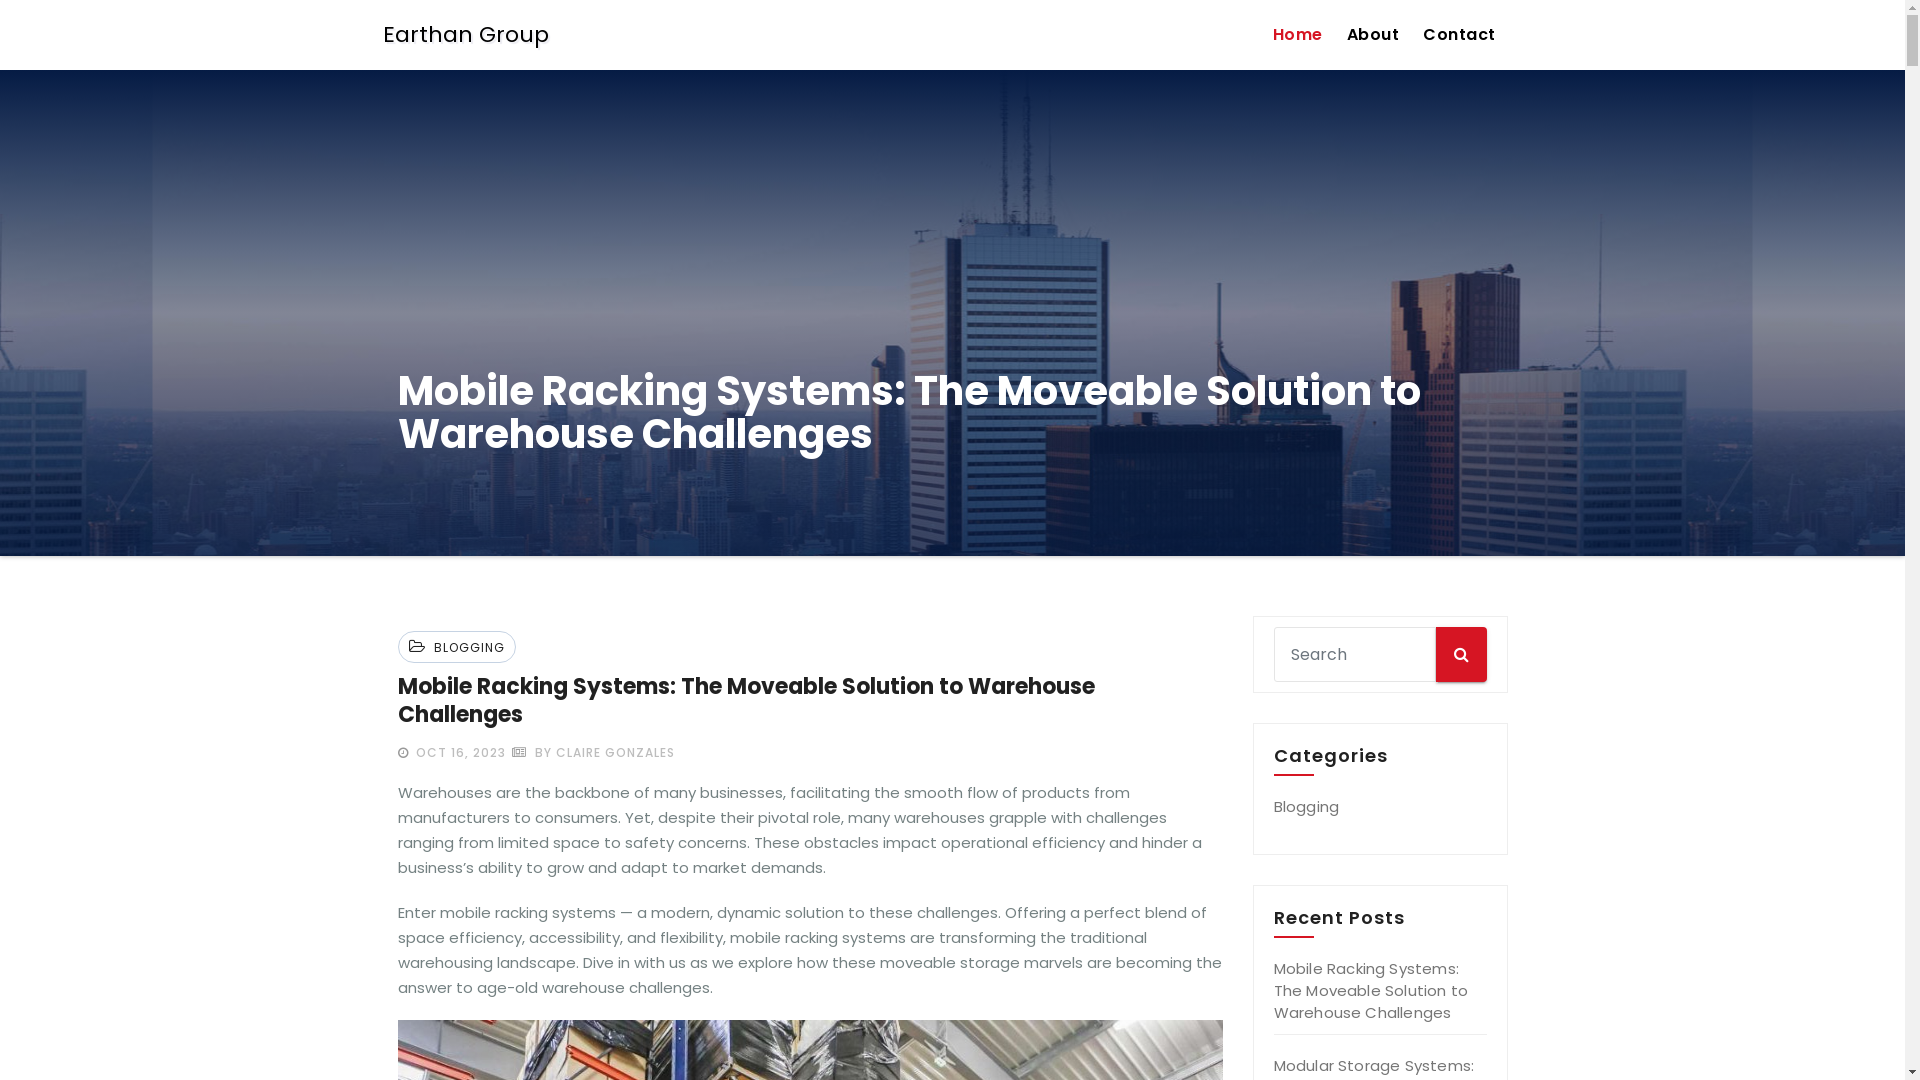 This screenshot has width=1920, height=1080. Describe the element at coordinates (1306, 805) in the screenshot. I see `'Blogging'` at that location.